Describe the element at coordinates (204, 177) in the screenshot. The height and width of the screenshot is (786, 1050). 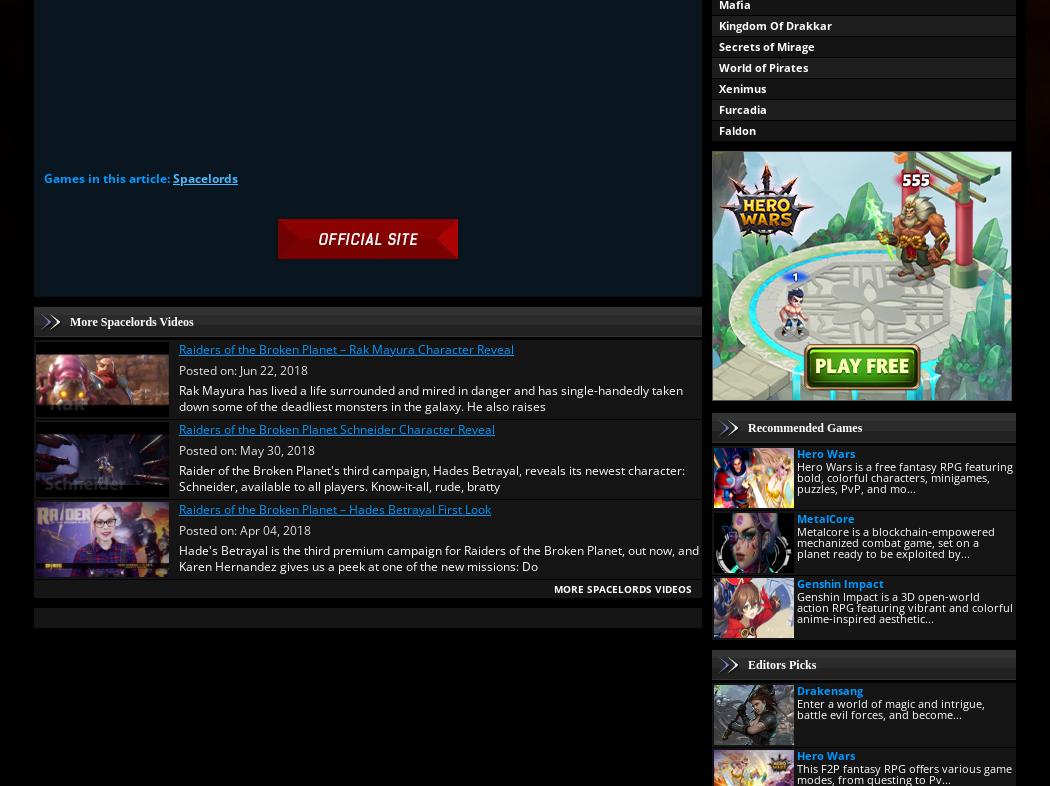
I see `'Spacelords'` at that location.